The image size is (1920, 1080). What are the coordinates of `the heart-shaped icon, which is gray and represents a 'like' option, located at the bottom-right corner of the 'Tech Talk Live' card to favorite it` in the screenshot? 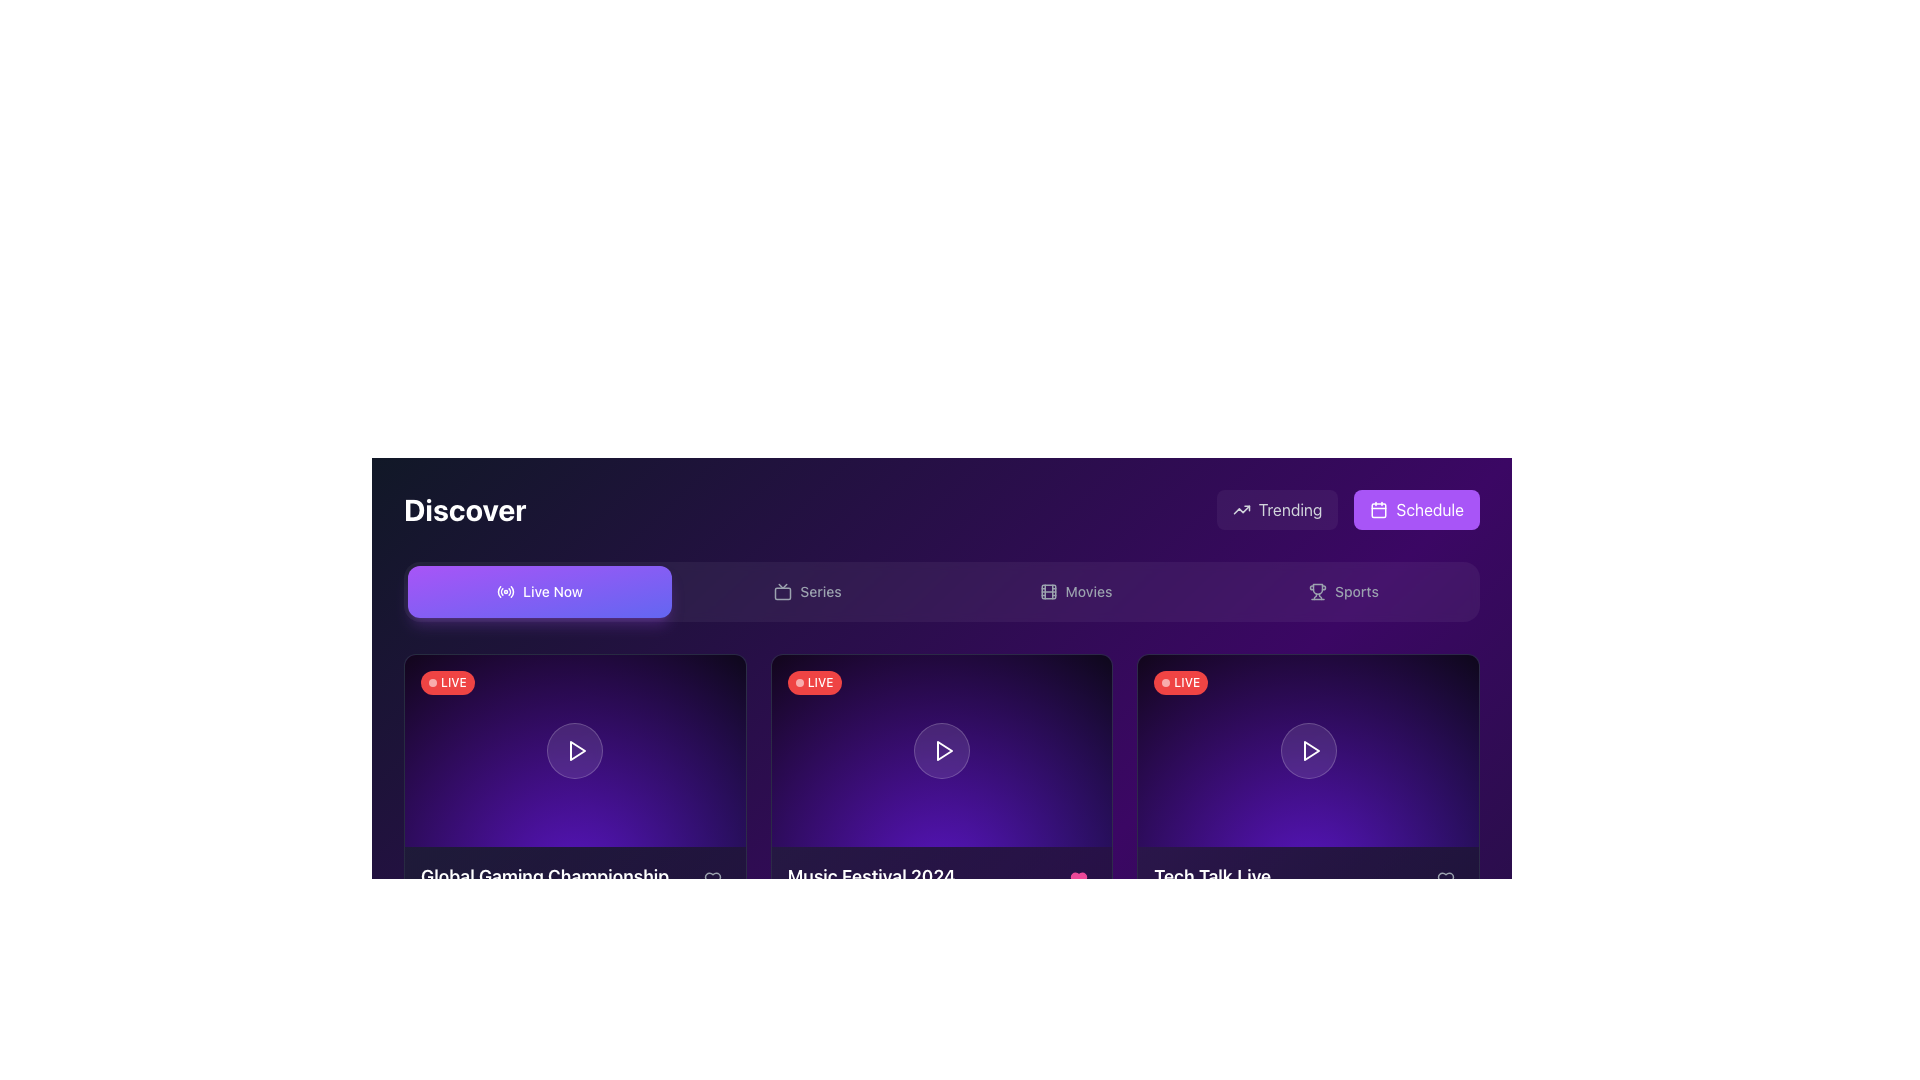 It's located at (1445, 878).